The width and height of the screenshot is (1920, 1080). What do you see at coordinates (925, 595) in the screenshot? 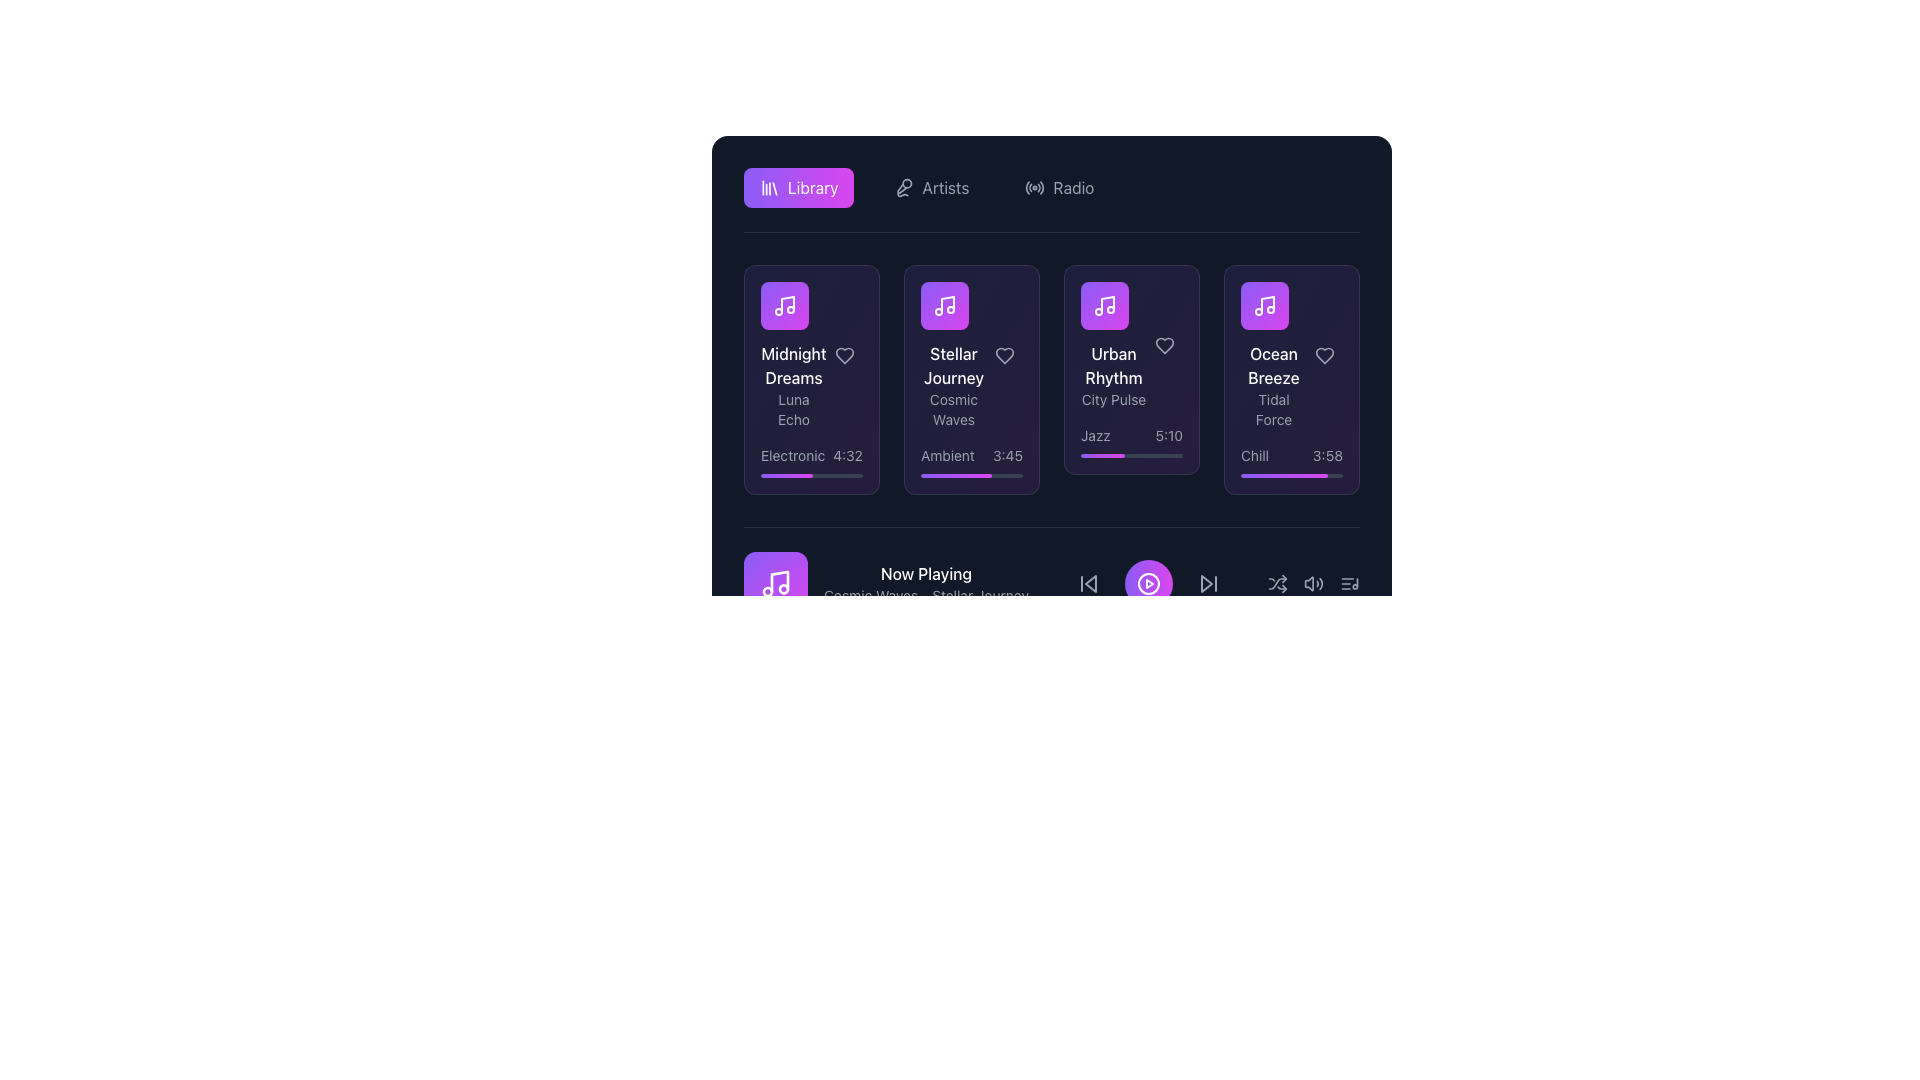
I see `the text label displaying 'Cosmic Waves - Stellar Journey' located under the 'Now Playing' section in the music player interface` at bounding box center [925, 595].